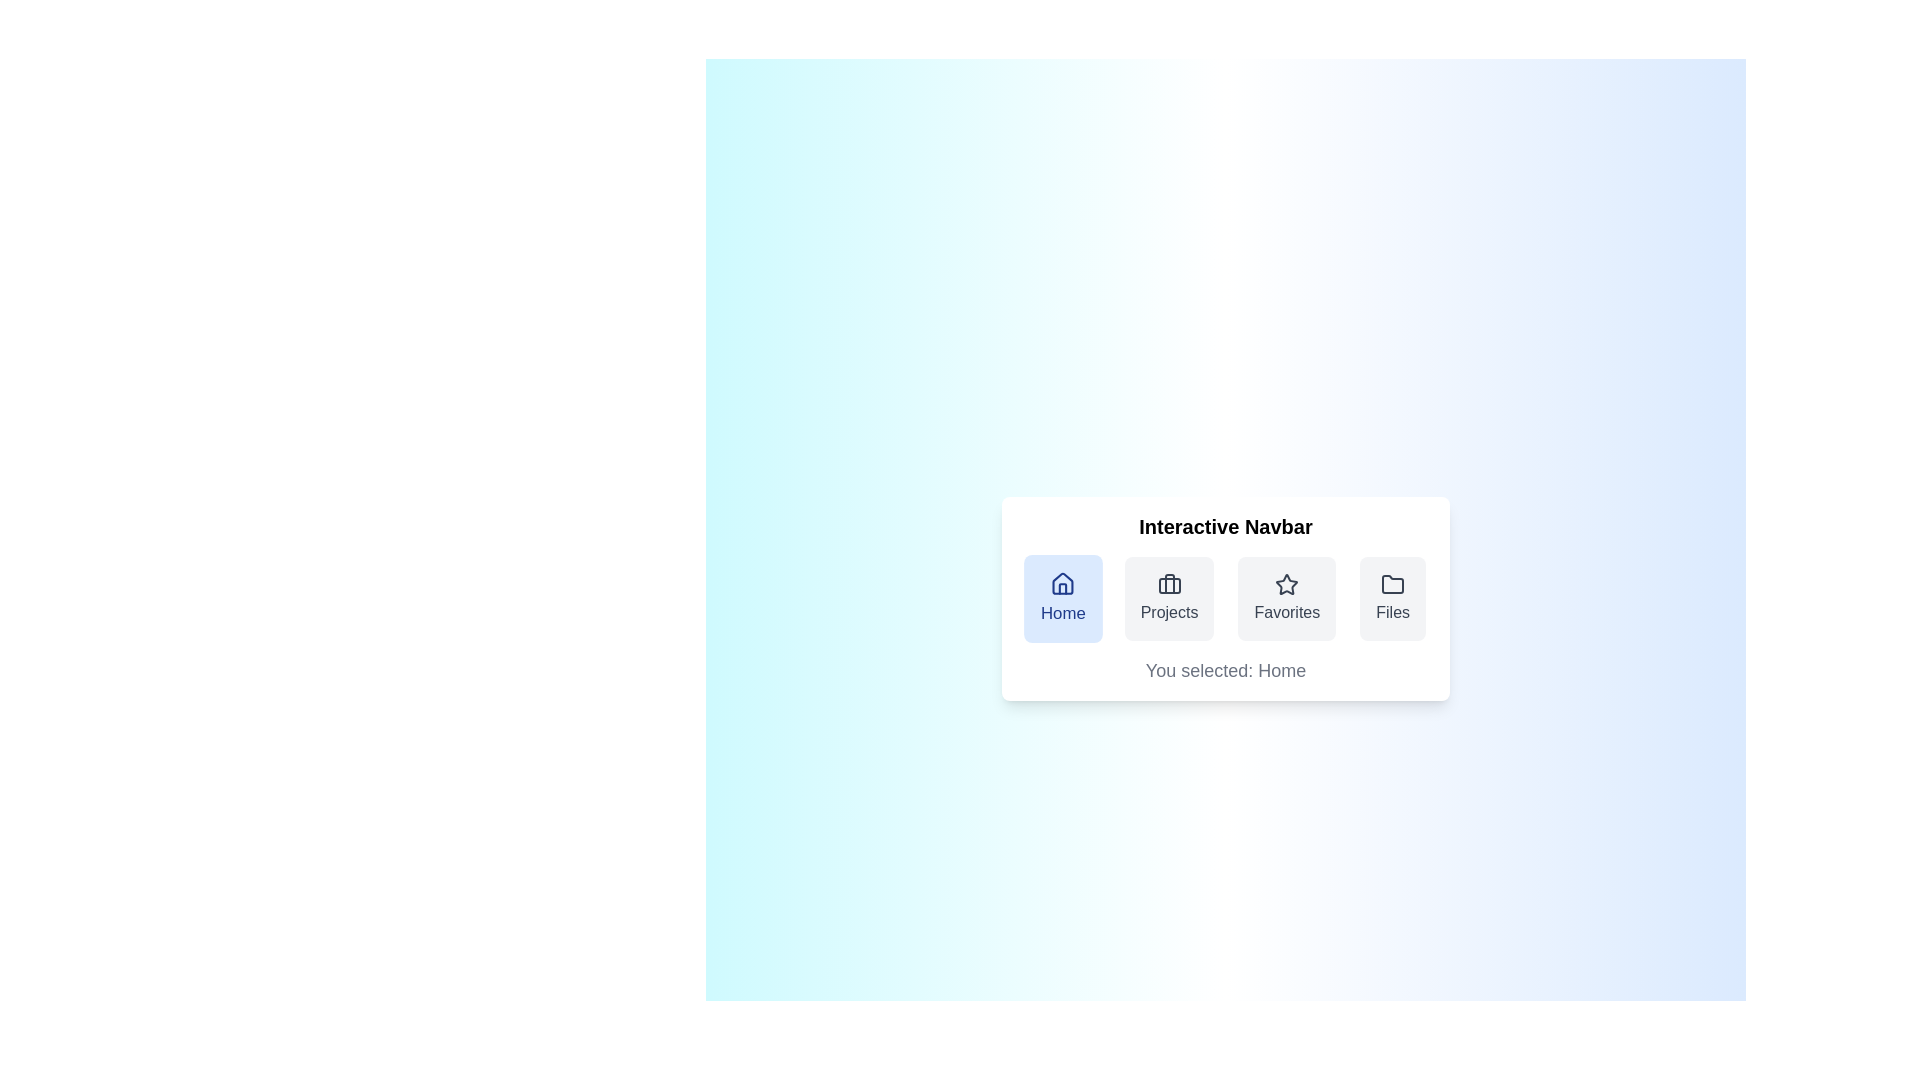  What do you see at coordinates (1169, 597) in the screenshot?
I see `the navigation item Projects in the navbar` at bounding box center [1169, 597].